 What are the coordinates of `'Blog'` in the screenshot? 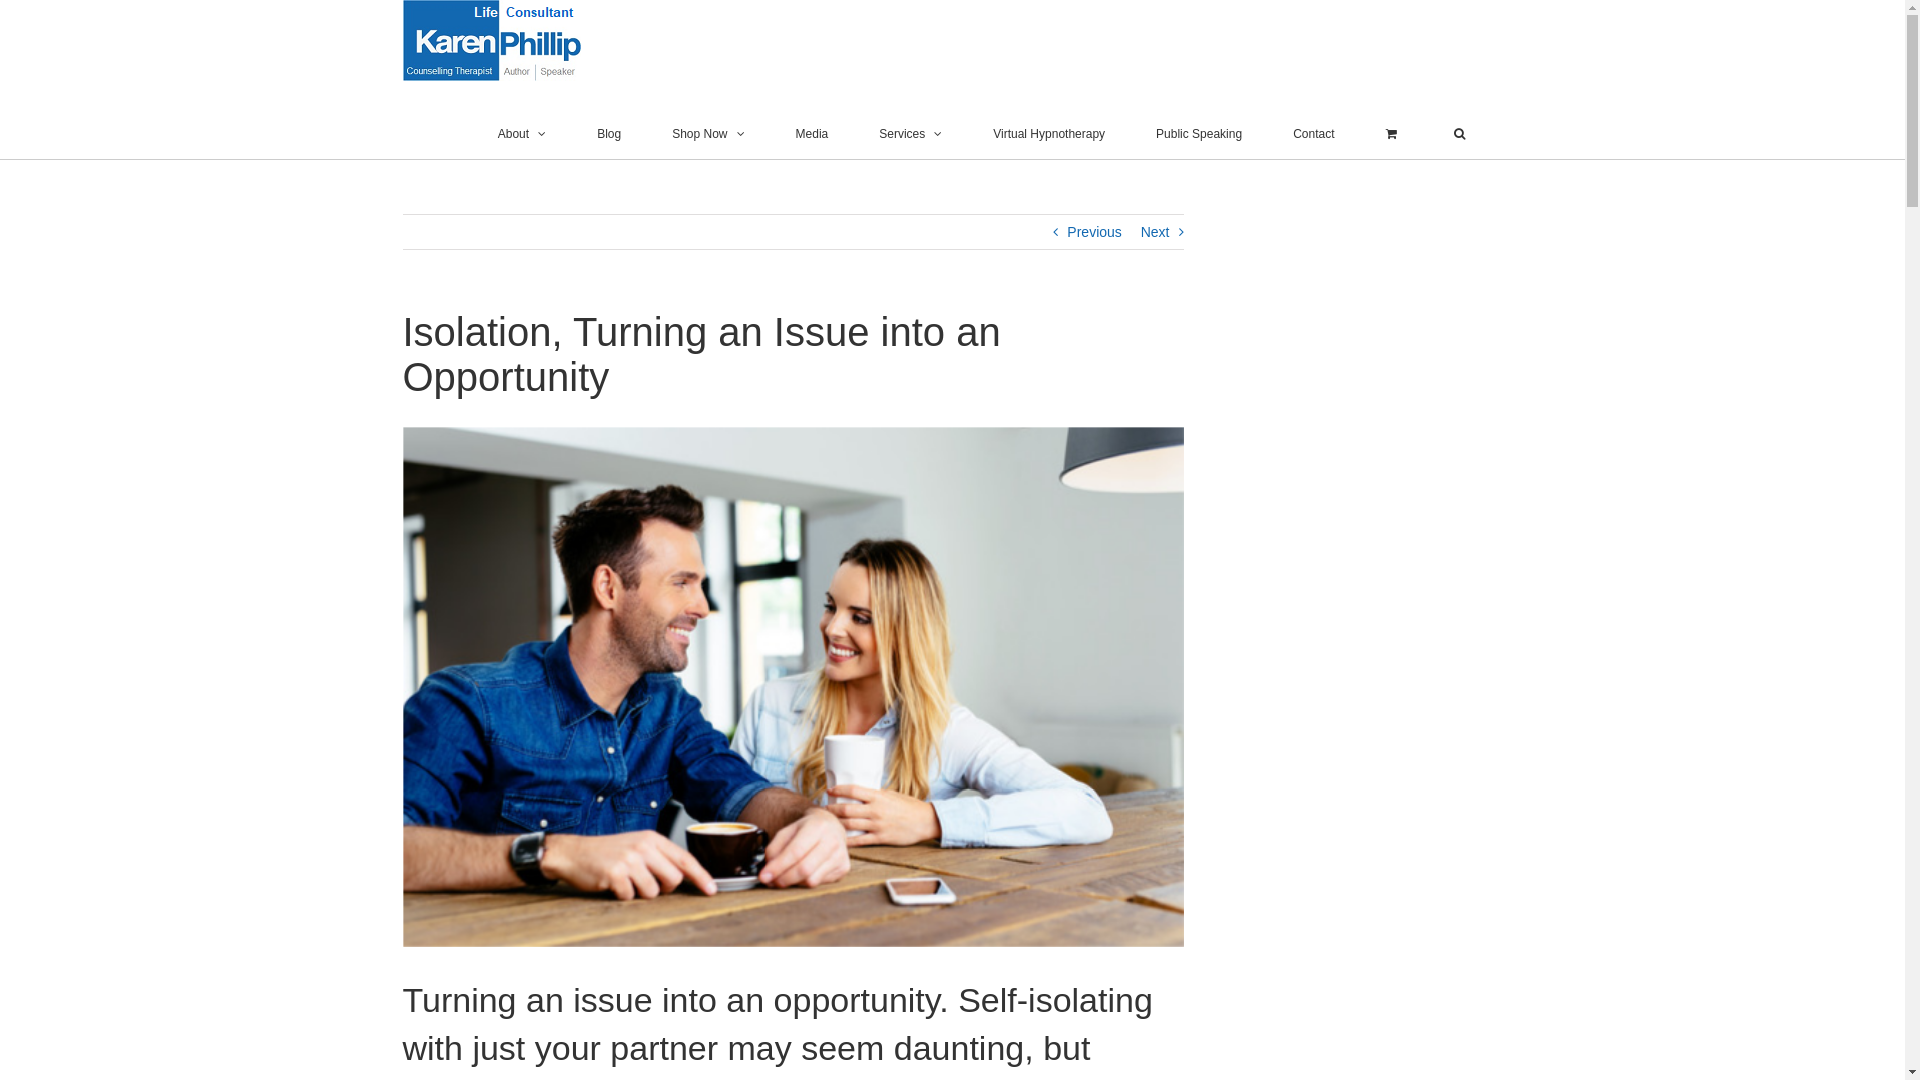 It's located at (608, 134).